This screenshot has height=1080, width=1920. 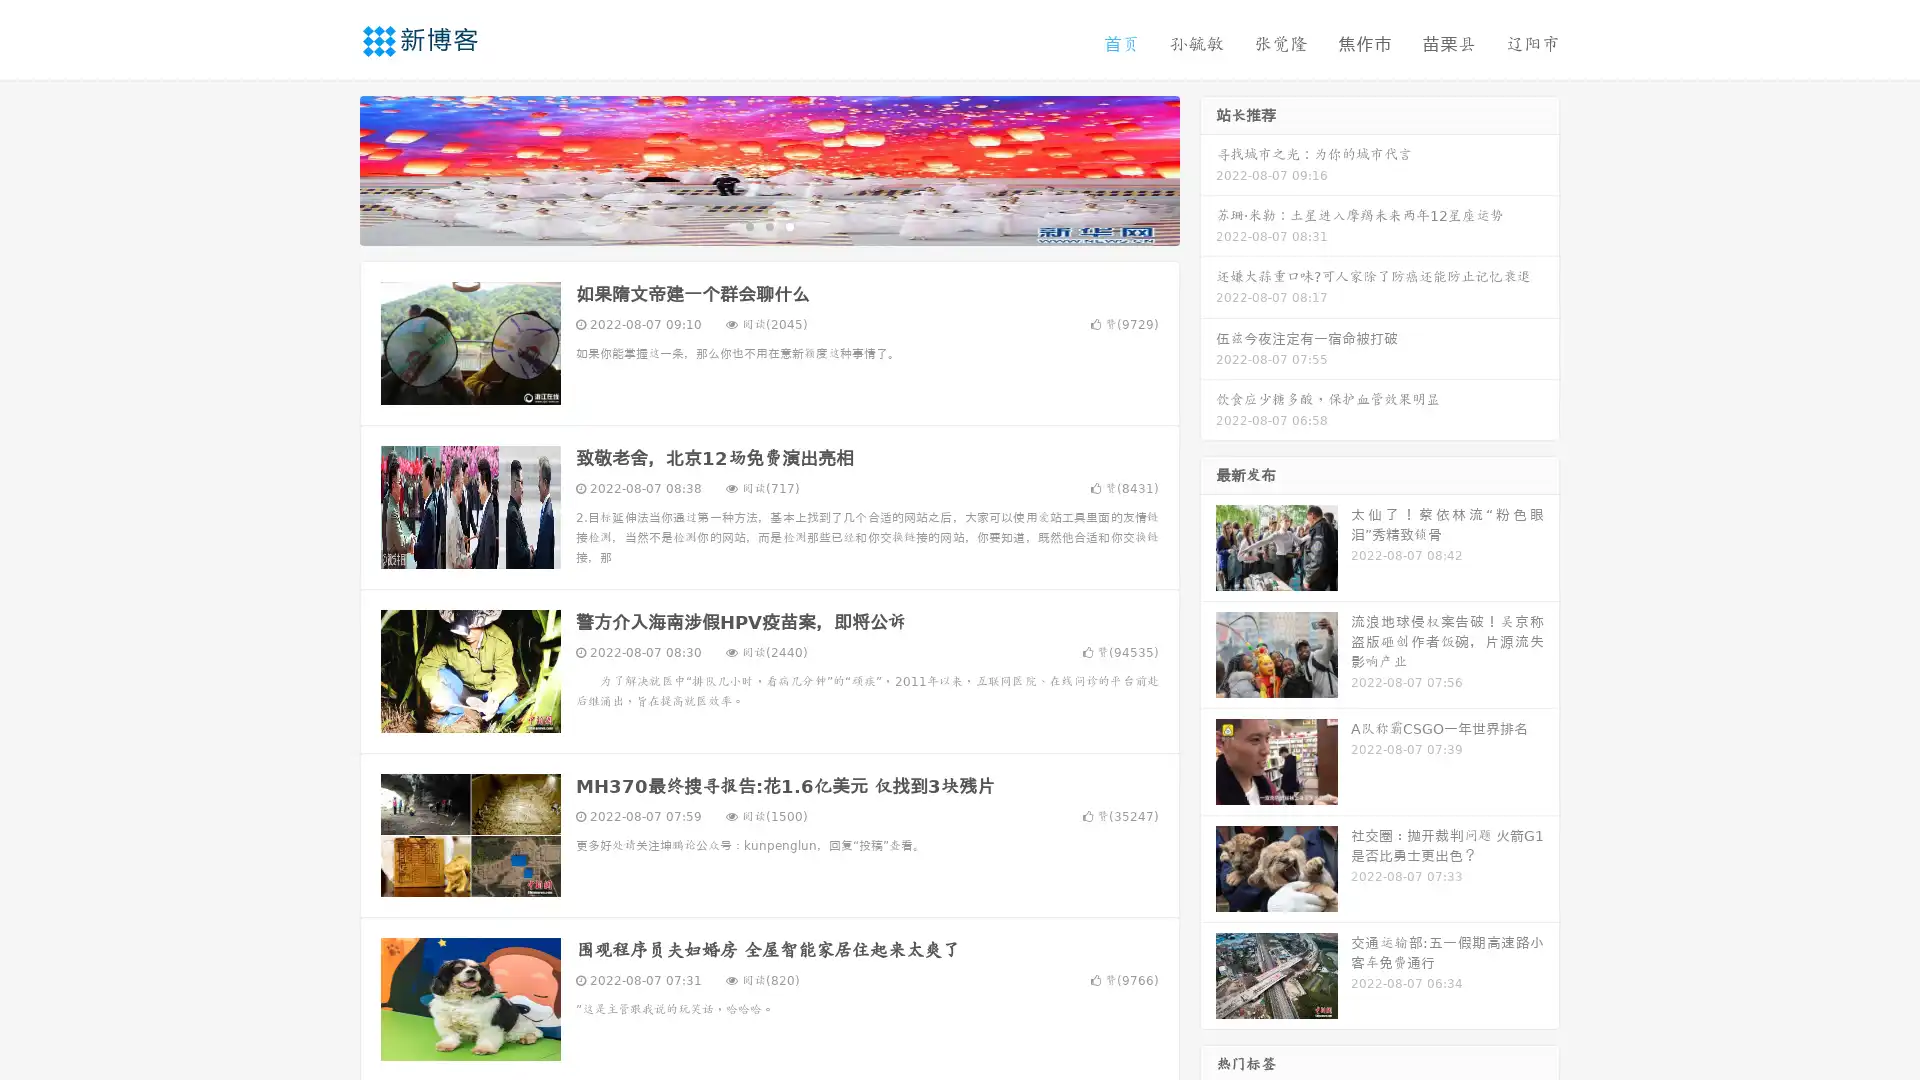 What do you see at coordinates (1208, 168) in the screenshot?
I see `Next slide` at bounding box center [1208, 168].